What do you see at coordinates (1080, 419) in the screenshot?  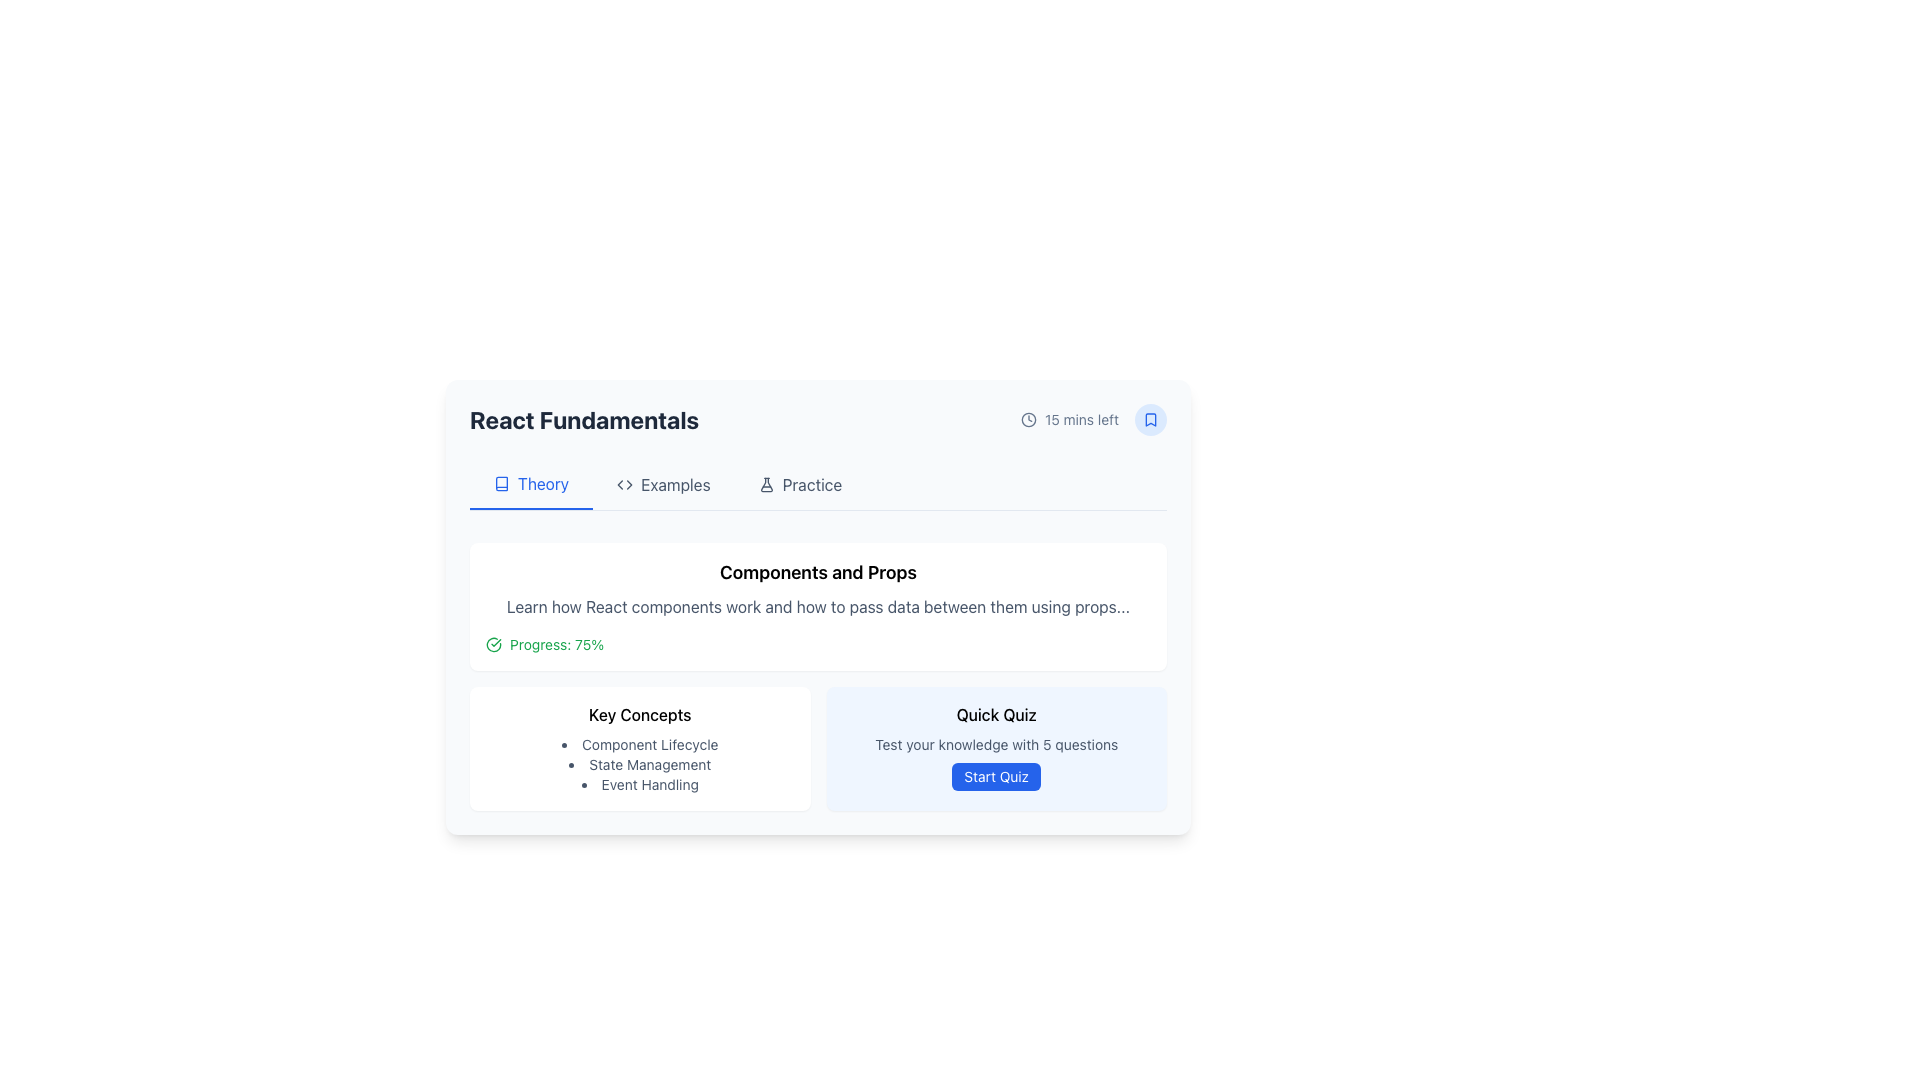 I see `text displayed in the slate-colored font that says '15 mins left', which is located in the top-right section of the central content card, aligned to the right of a clock icon` at bounding box center [1080, 419].